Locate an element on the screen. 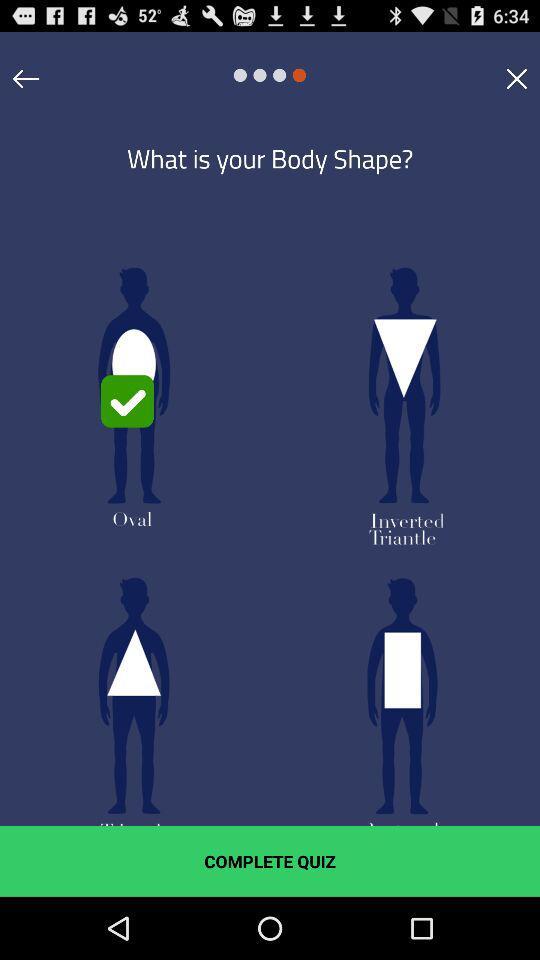  item at the top right corner is located at coordinates (516, 78).